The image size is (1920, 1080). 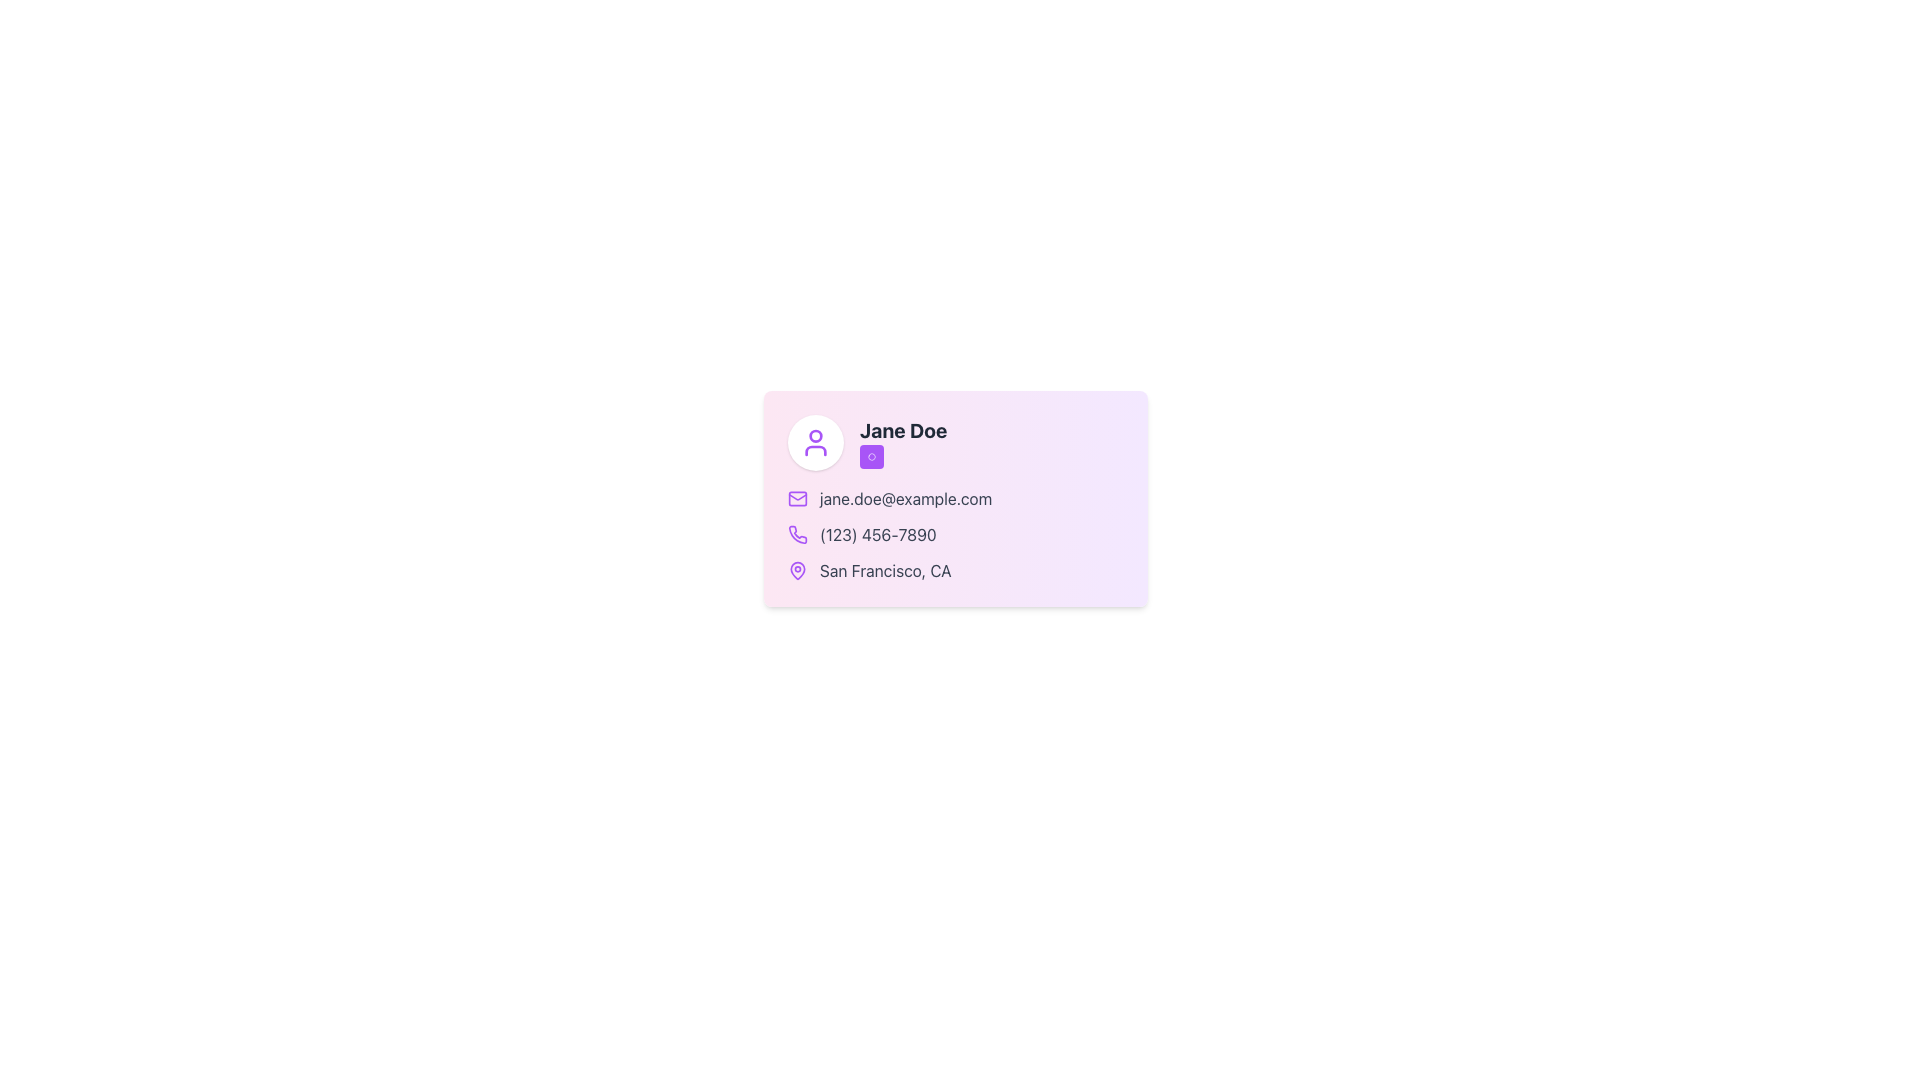 I want to click on the decorative graphic representing the flap of an envelope in the email icon, which is positioned below the profile name on the left side of the card, so click(x=796, y=496).